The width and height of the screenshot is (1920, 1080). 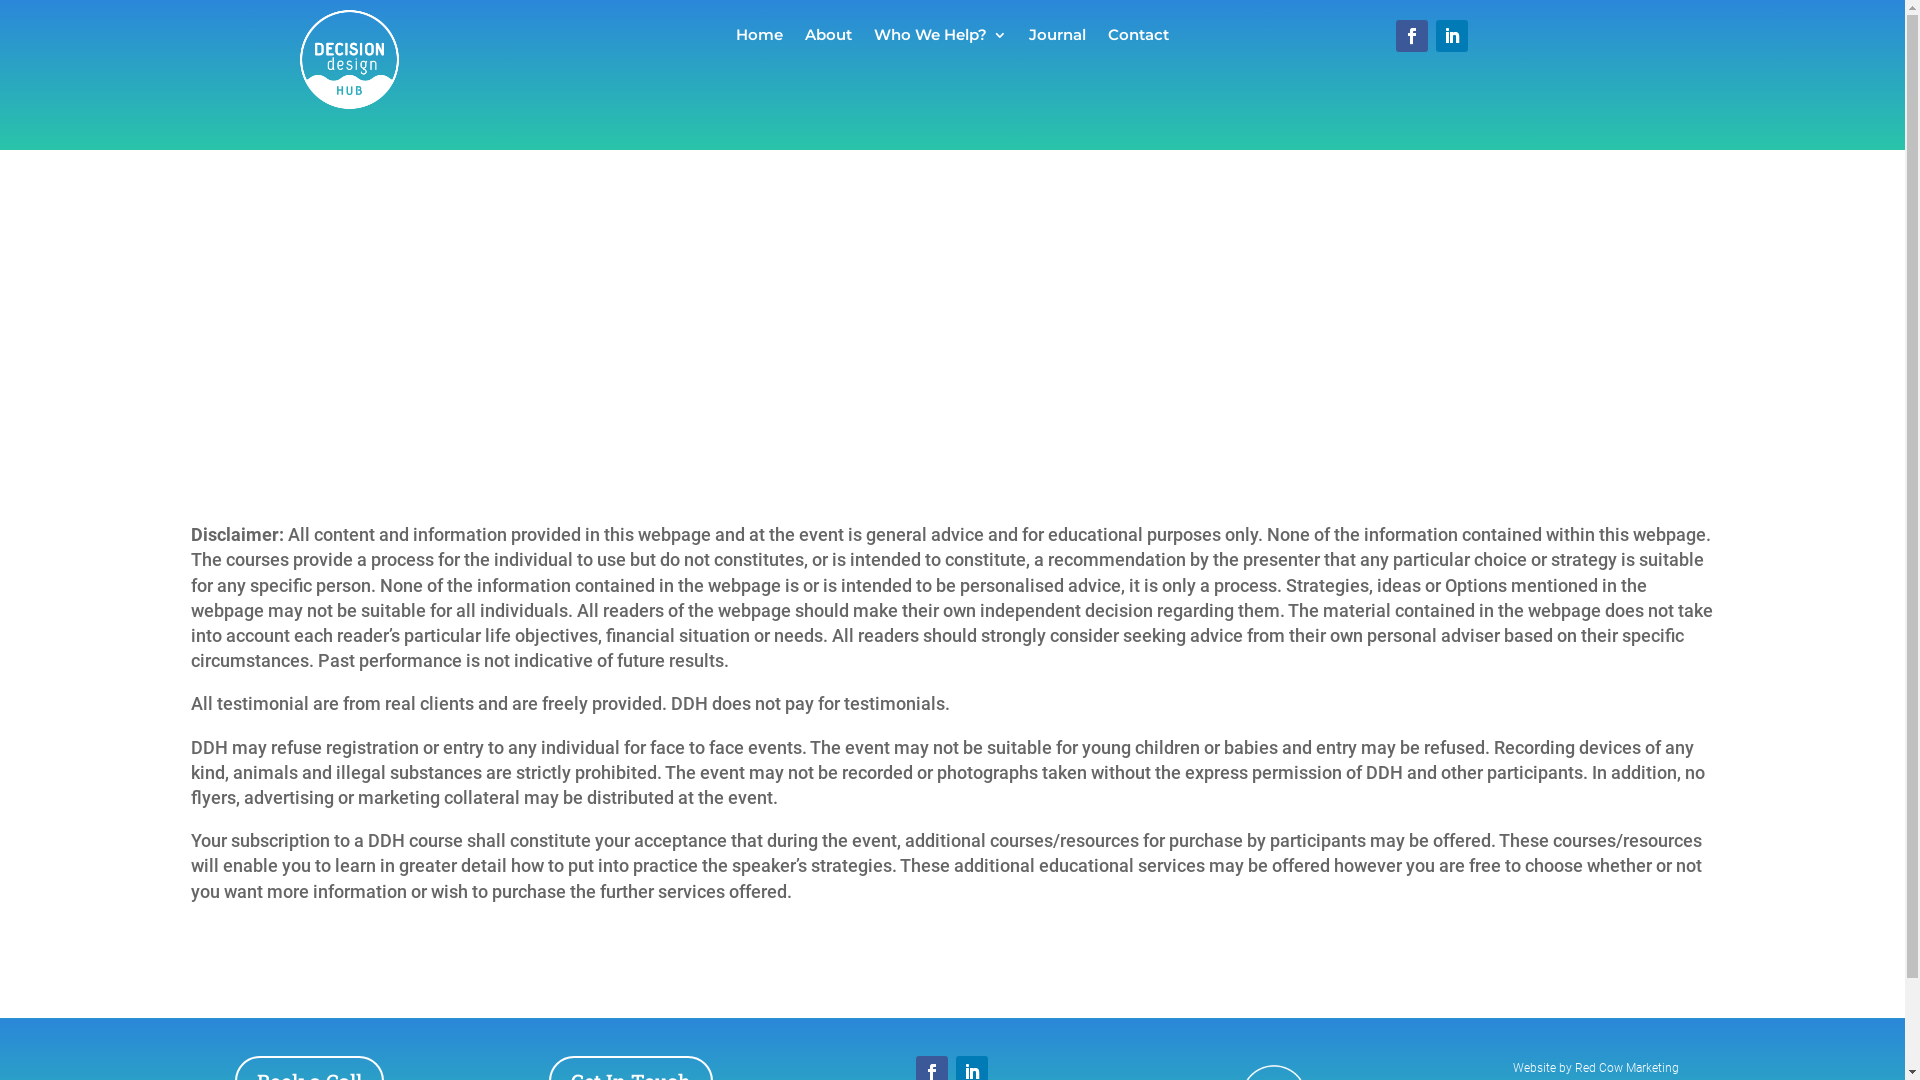 I want to click on 'Who We Help?', so click(x=939, y=38).